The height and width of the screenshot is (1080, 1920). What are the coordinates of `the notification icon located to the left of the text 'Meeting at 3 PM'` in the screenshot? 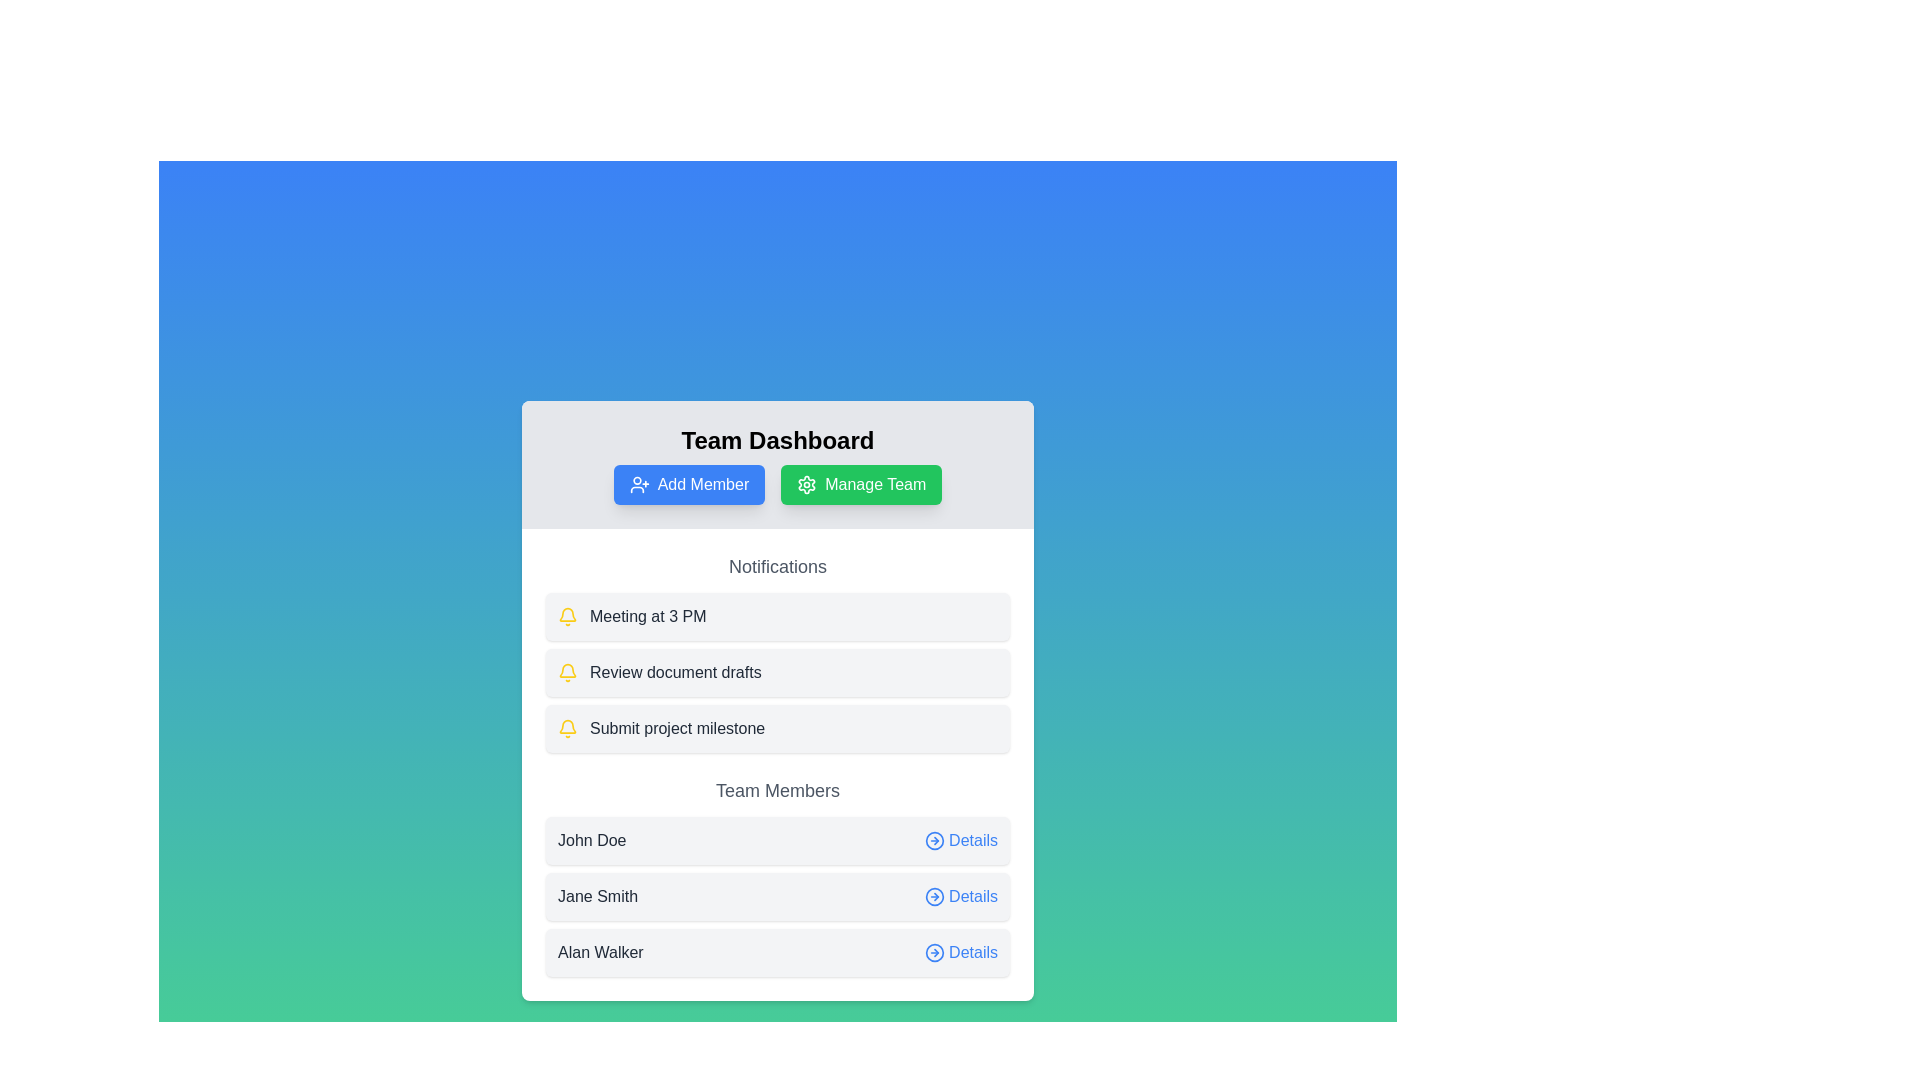 It's located at (566, 616).